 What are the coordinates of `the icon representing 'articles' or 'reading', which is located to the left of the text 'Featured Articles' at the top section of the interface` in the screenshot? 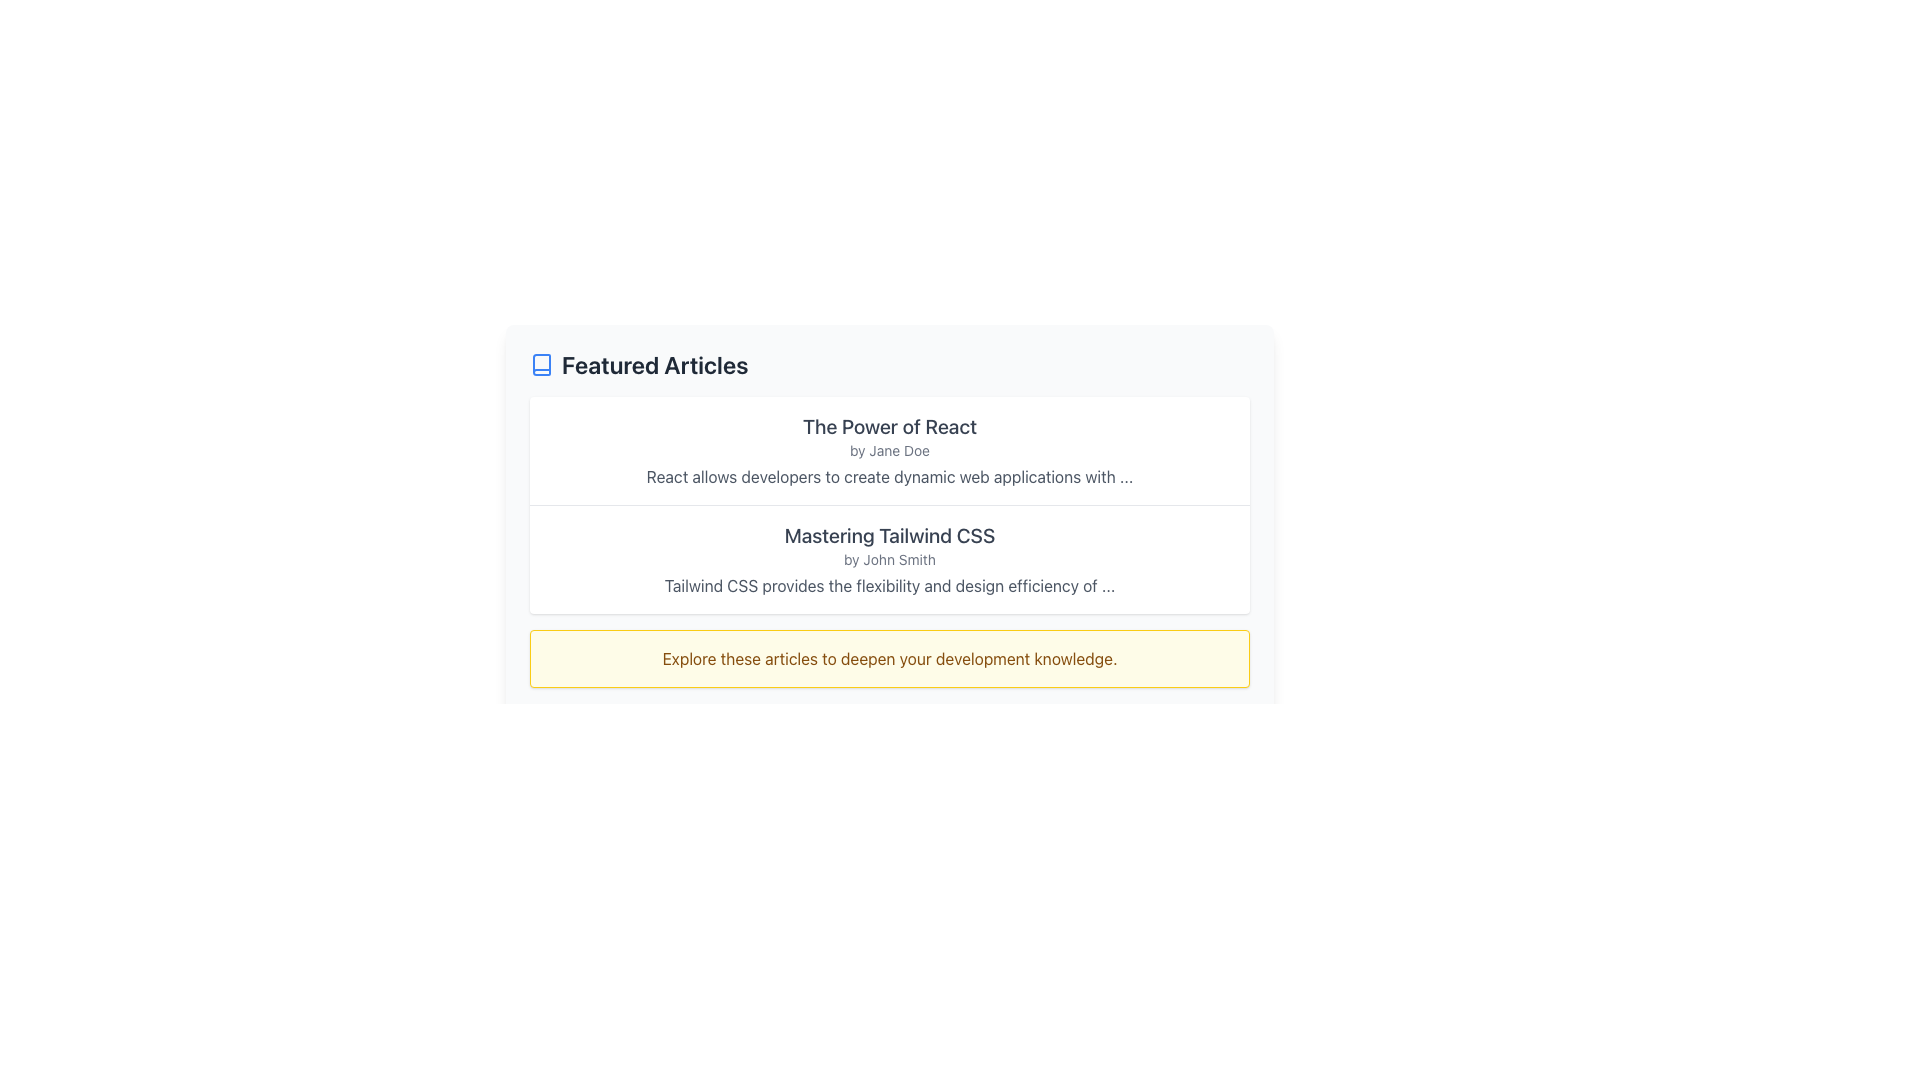 It's located at (542, 365).